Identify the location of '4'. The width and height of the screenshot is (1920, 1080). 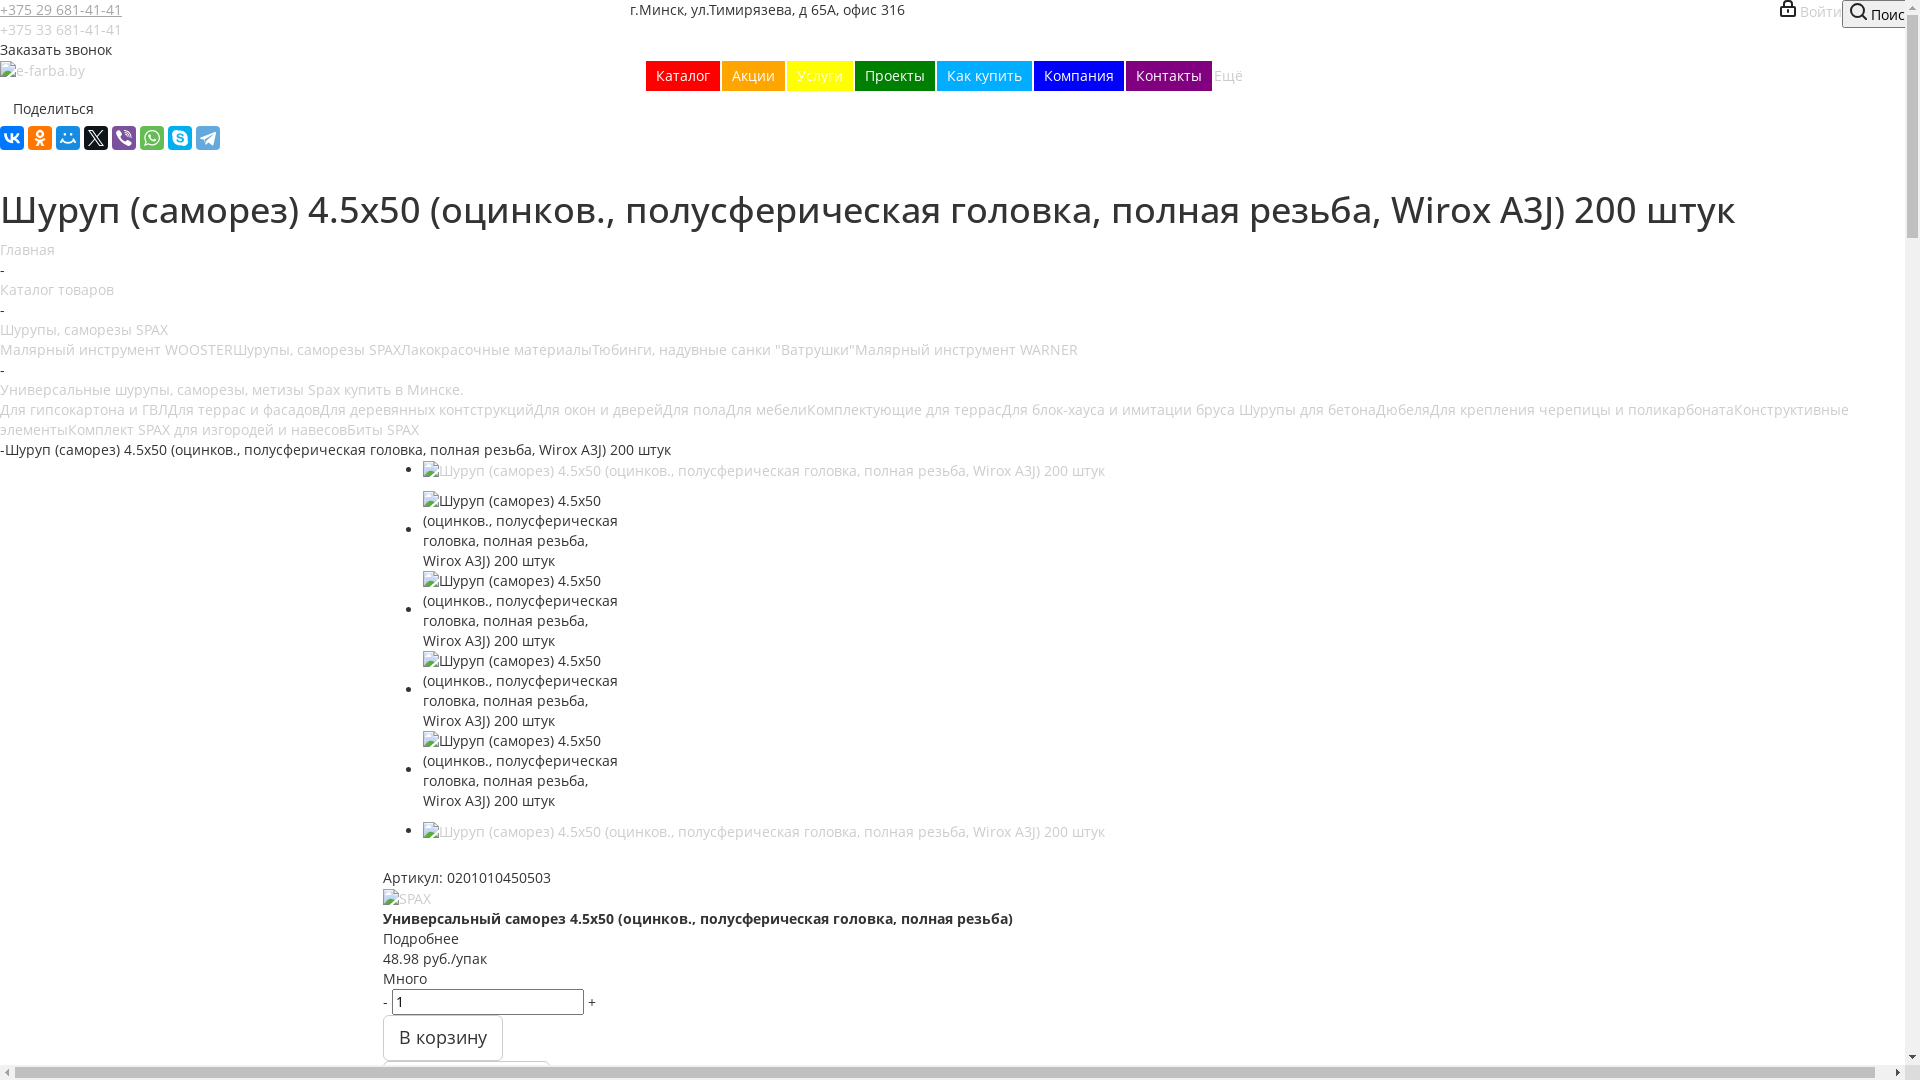
(448, 859).